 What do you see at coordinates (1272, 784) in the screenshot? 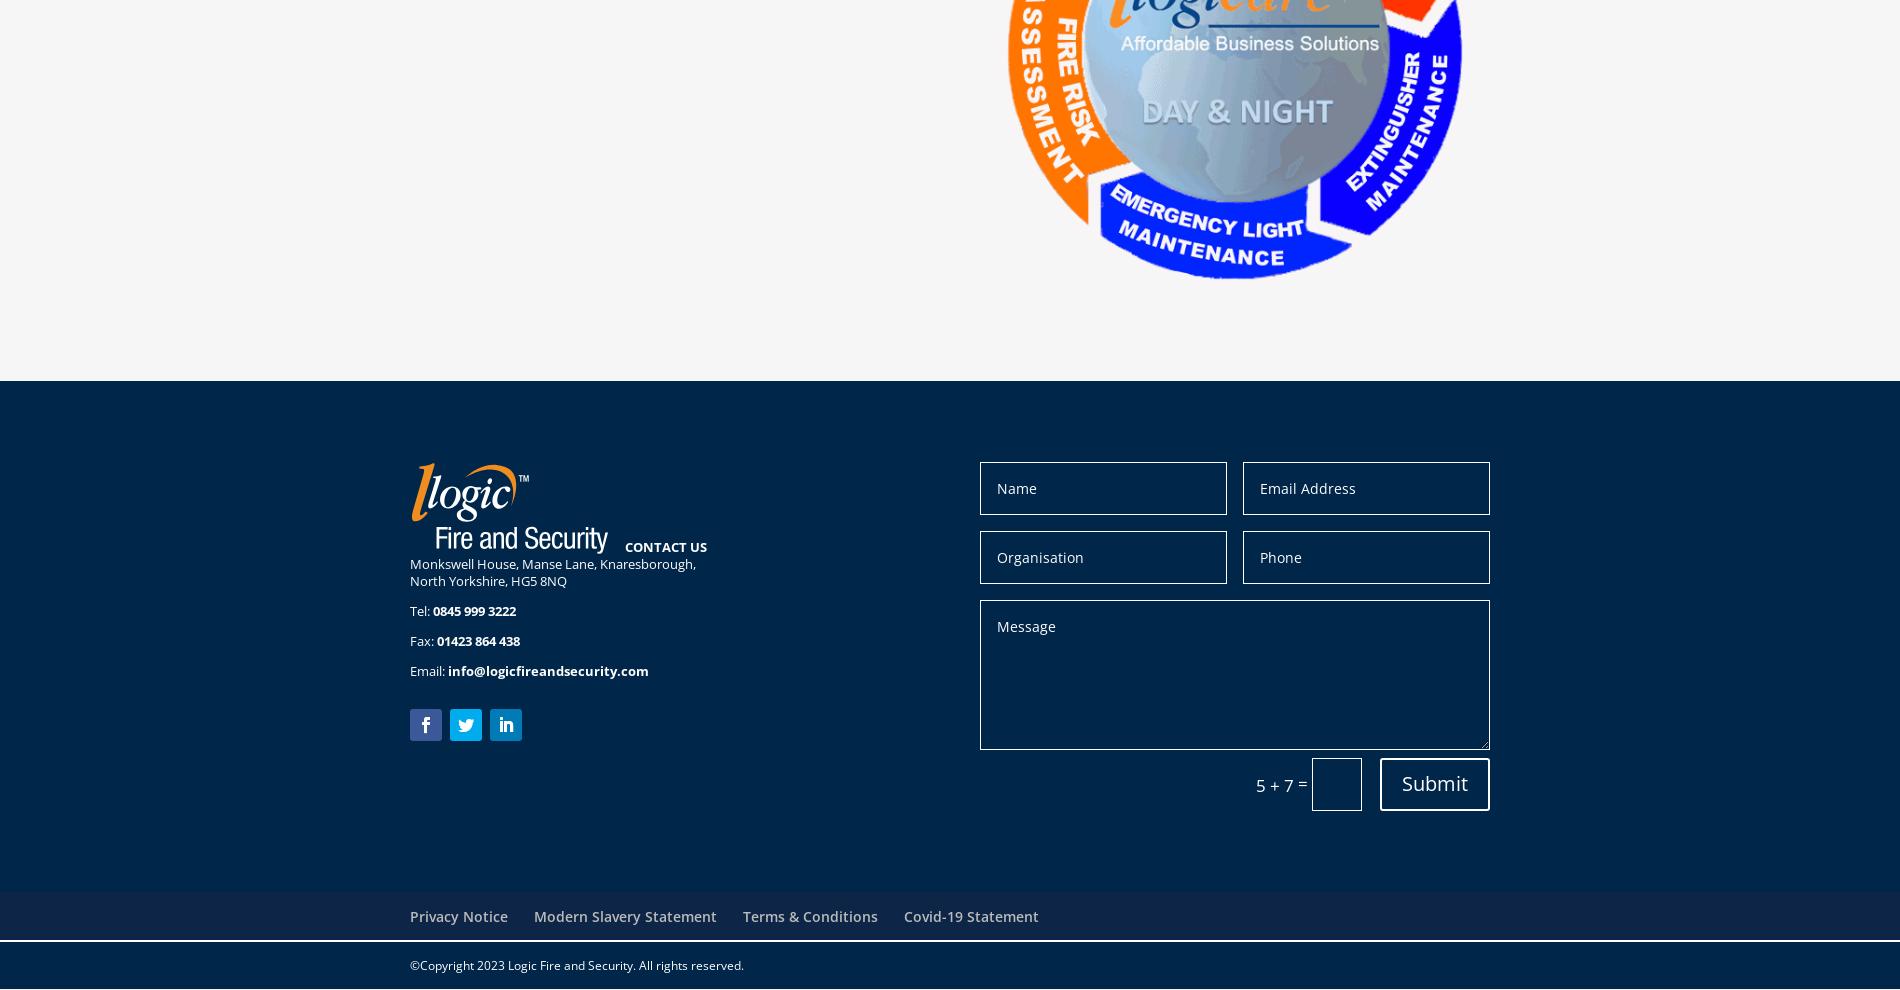
I see `'5 + 7'` at bounding box center [1272, 784].